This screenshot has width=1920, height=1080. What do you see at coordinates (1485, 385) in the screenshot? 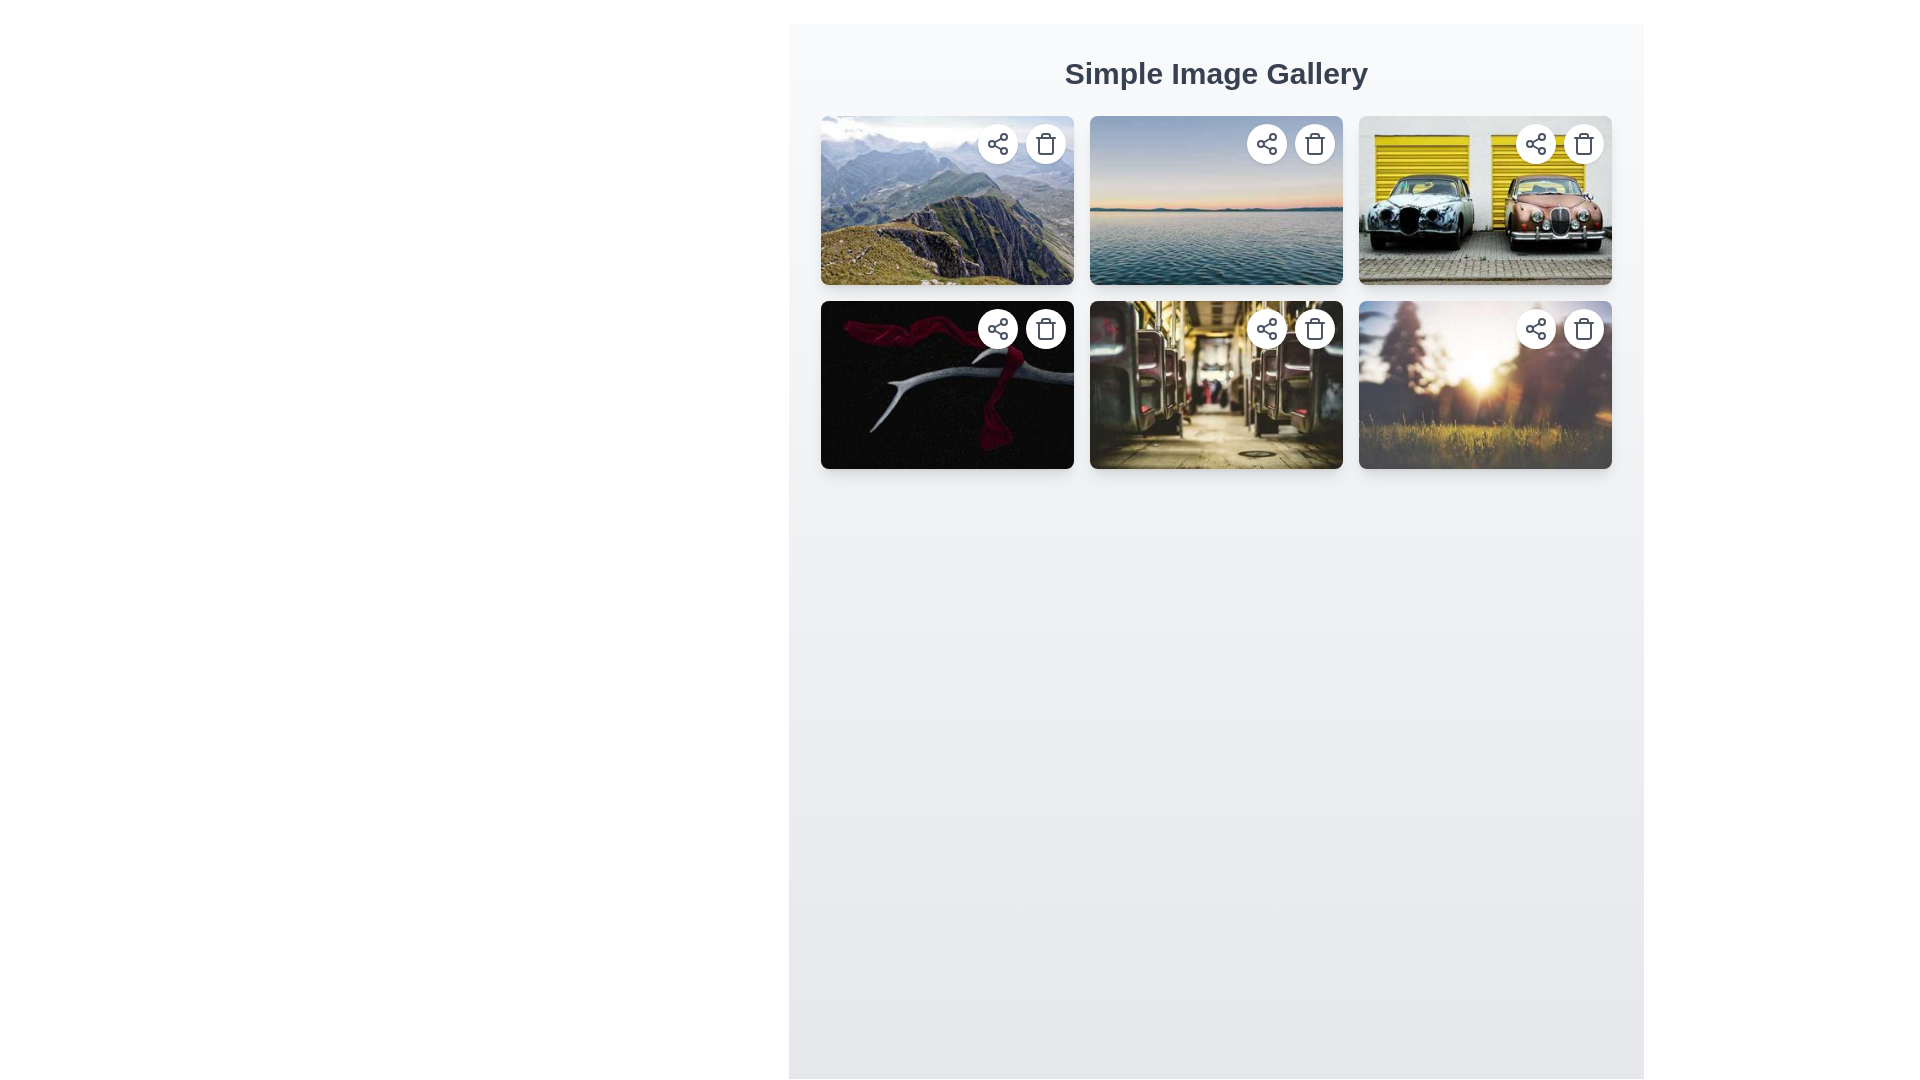
I see `the card displaying an image of a grassy field with sunlight, located in the bottom-right corner of the grid layout, which features two small circular buttons in the top right corner` at bounding box center [1485, 385].